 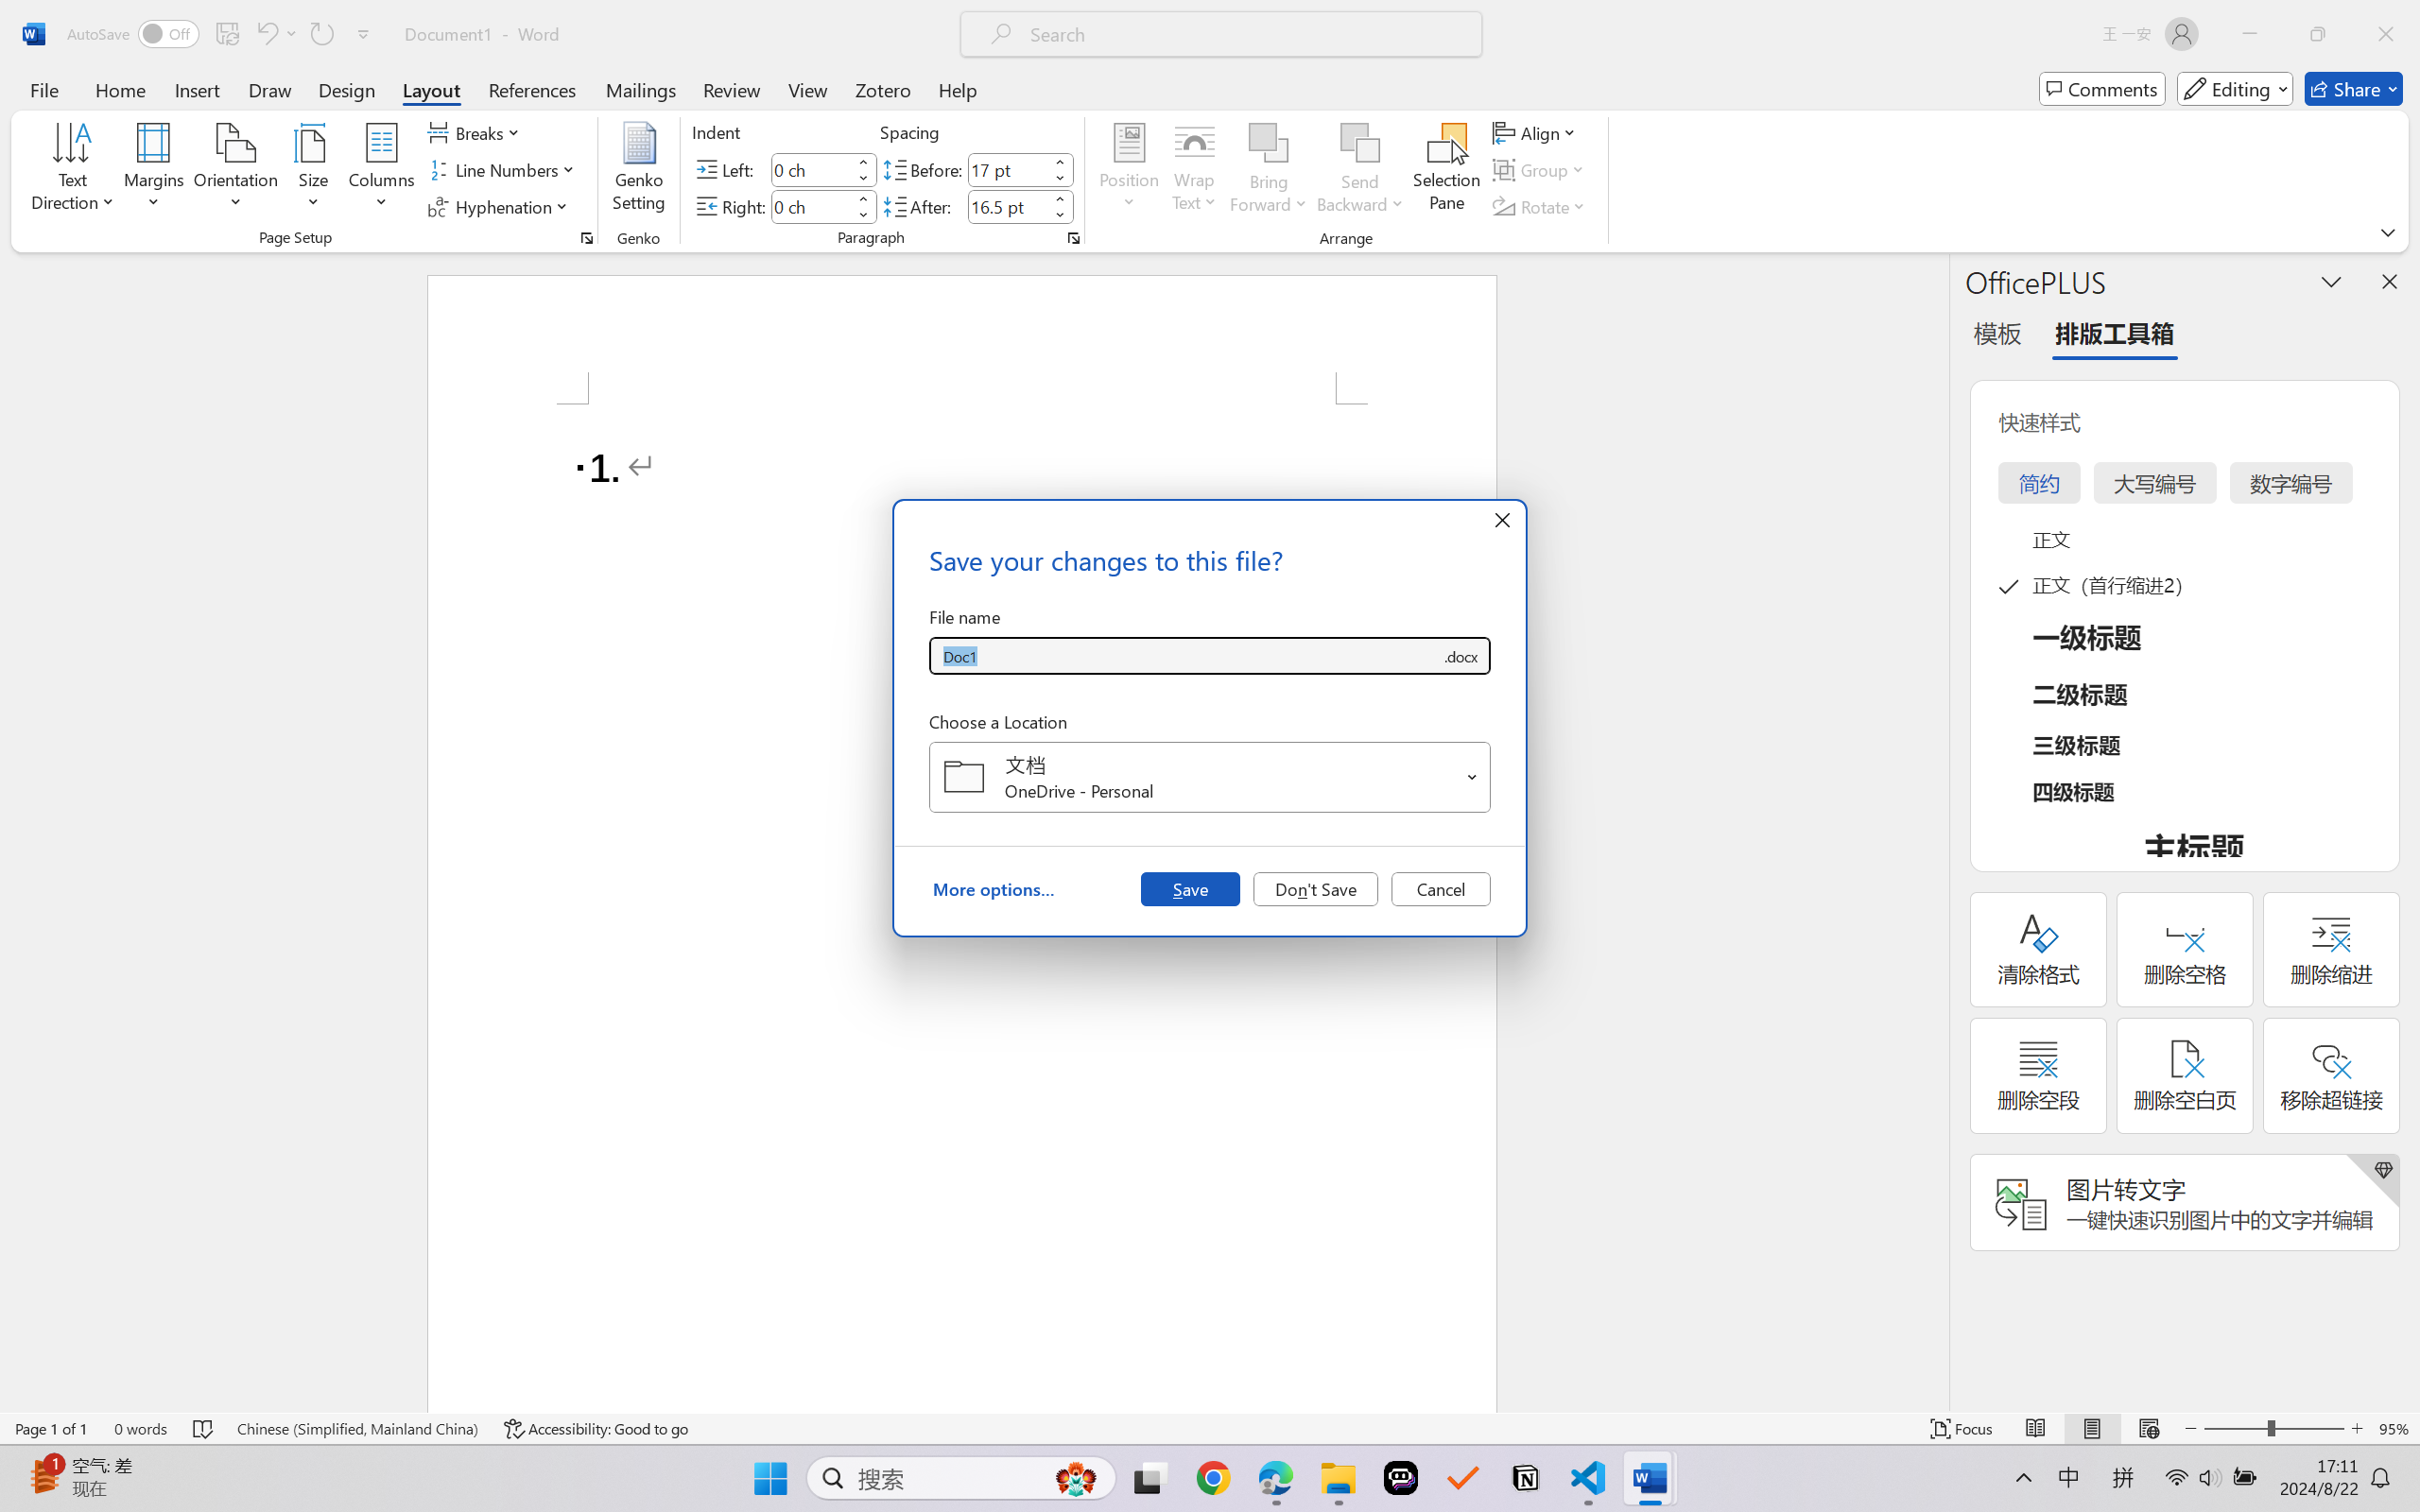 What do you see at coordinates (585, 237) in the screenshot?
I see `'Page Setup...'` at bounding box center [585, 237].